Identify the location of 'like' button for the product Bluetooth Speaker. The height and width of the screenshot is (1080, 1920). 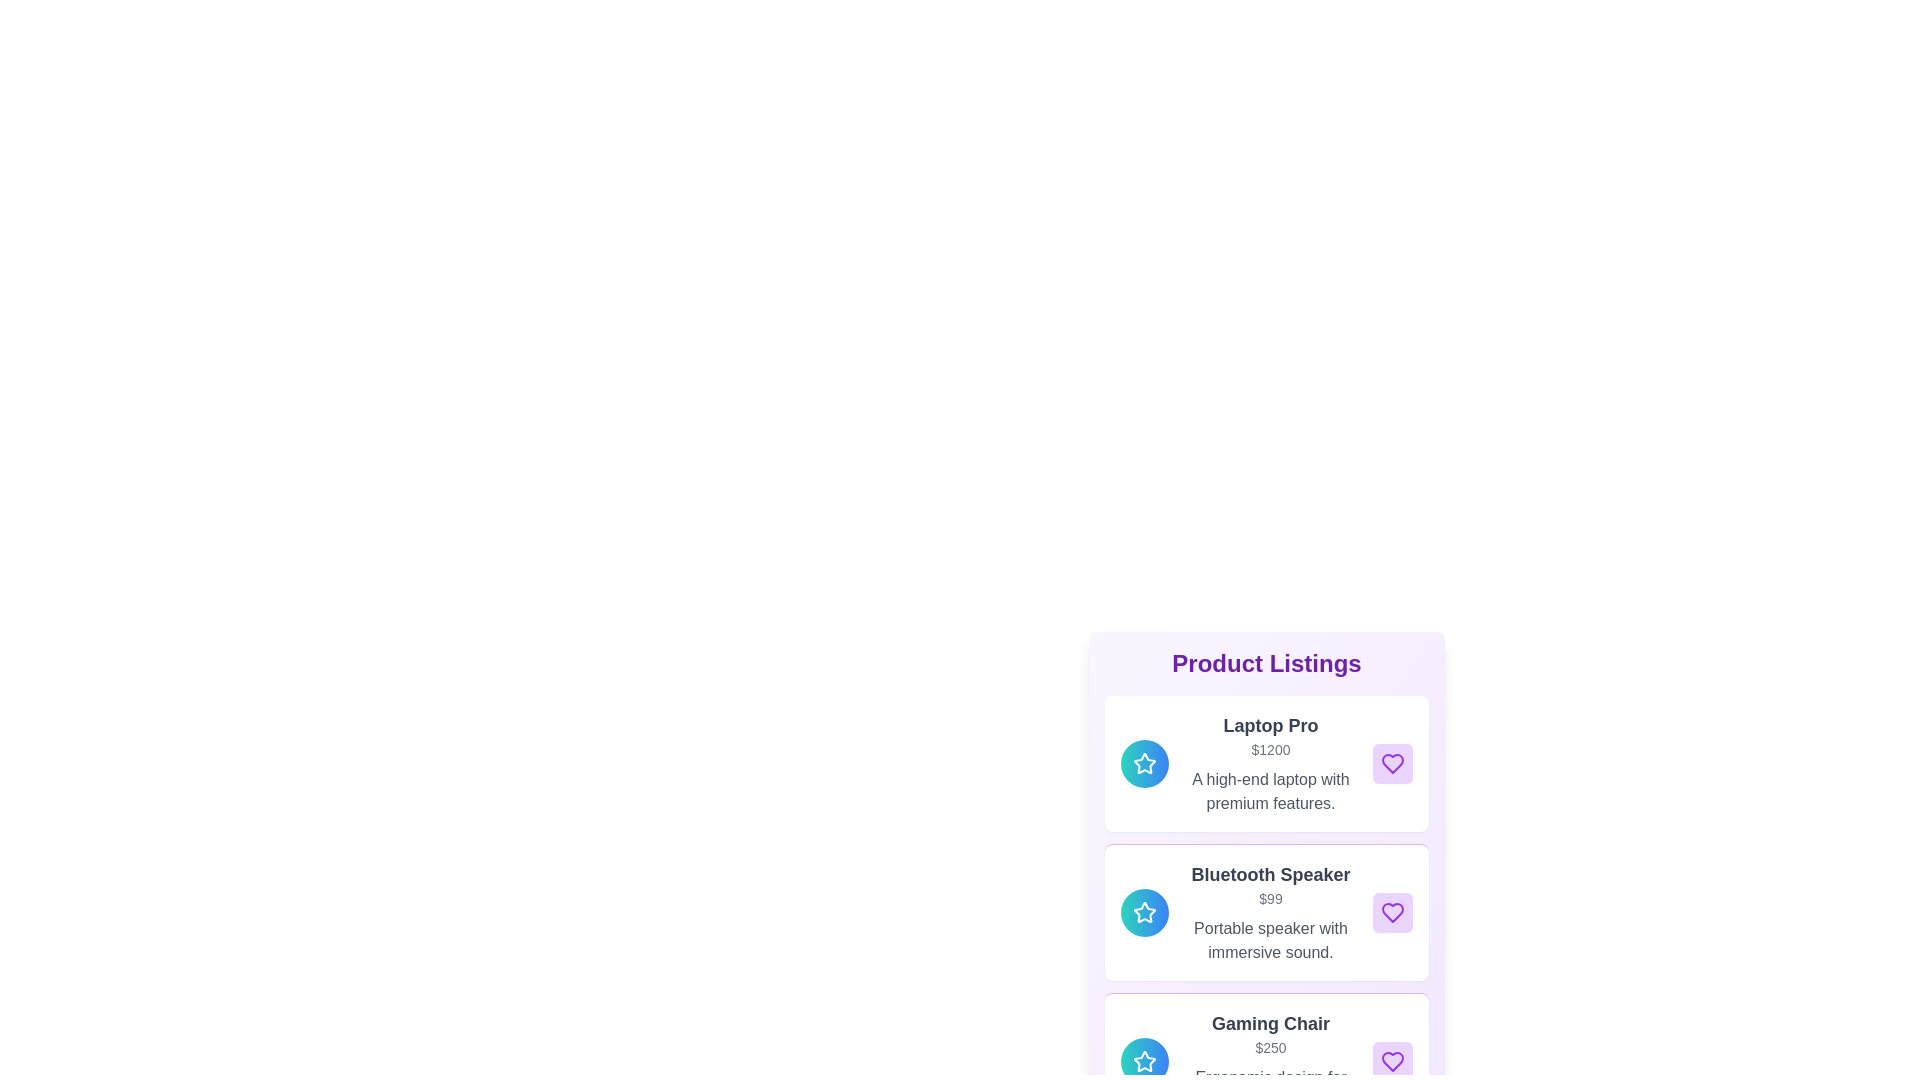
(1391, 913).